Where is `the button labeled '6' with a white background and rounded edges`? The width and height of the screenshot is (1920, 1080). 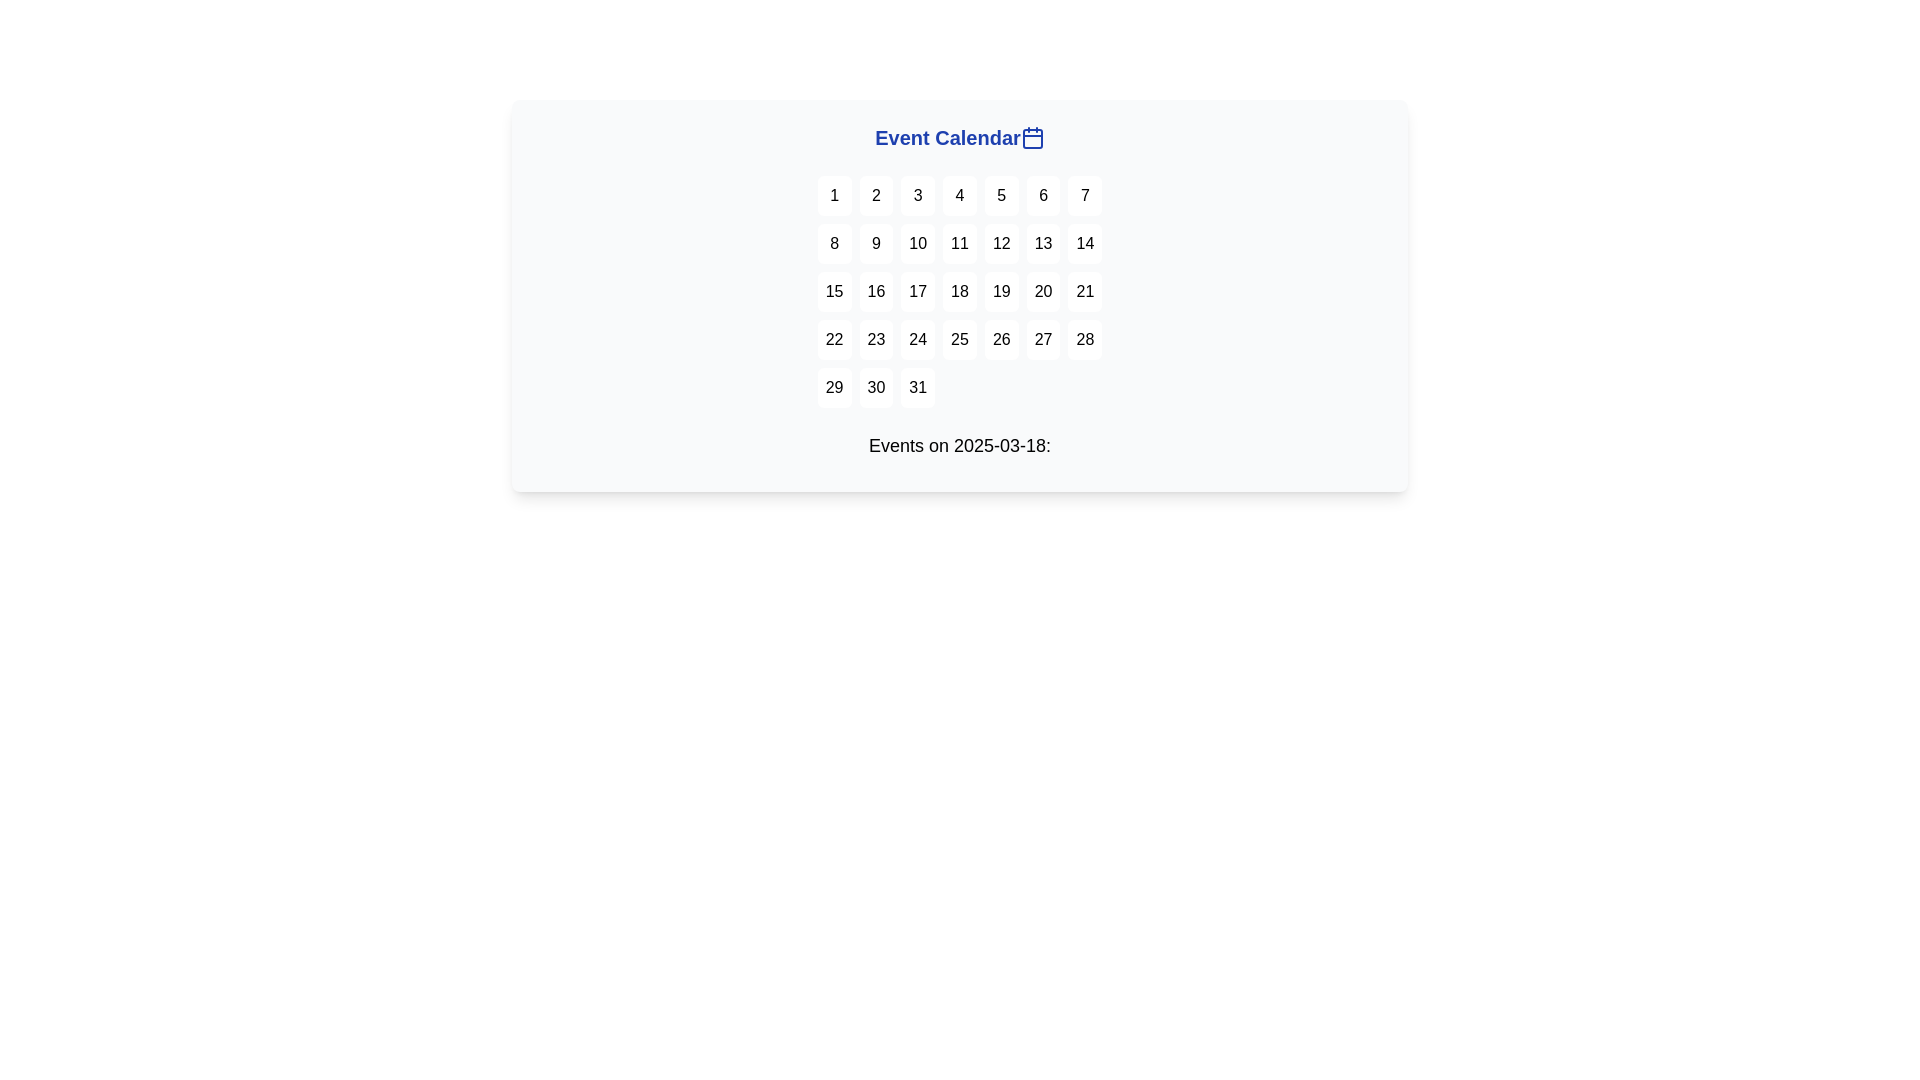 the button labeled '6' with a white background and rounded edges is located at coordinates (1042, 196).